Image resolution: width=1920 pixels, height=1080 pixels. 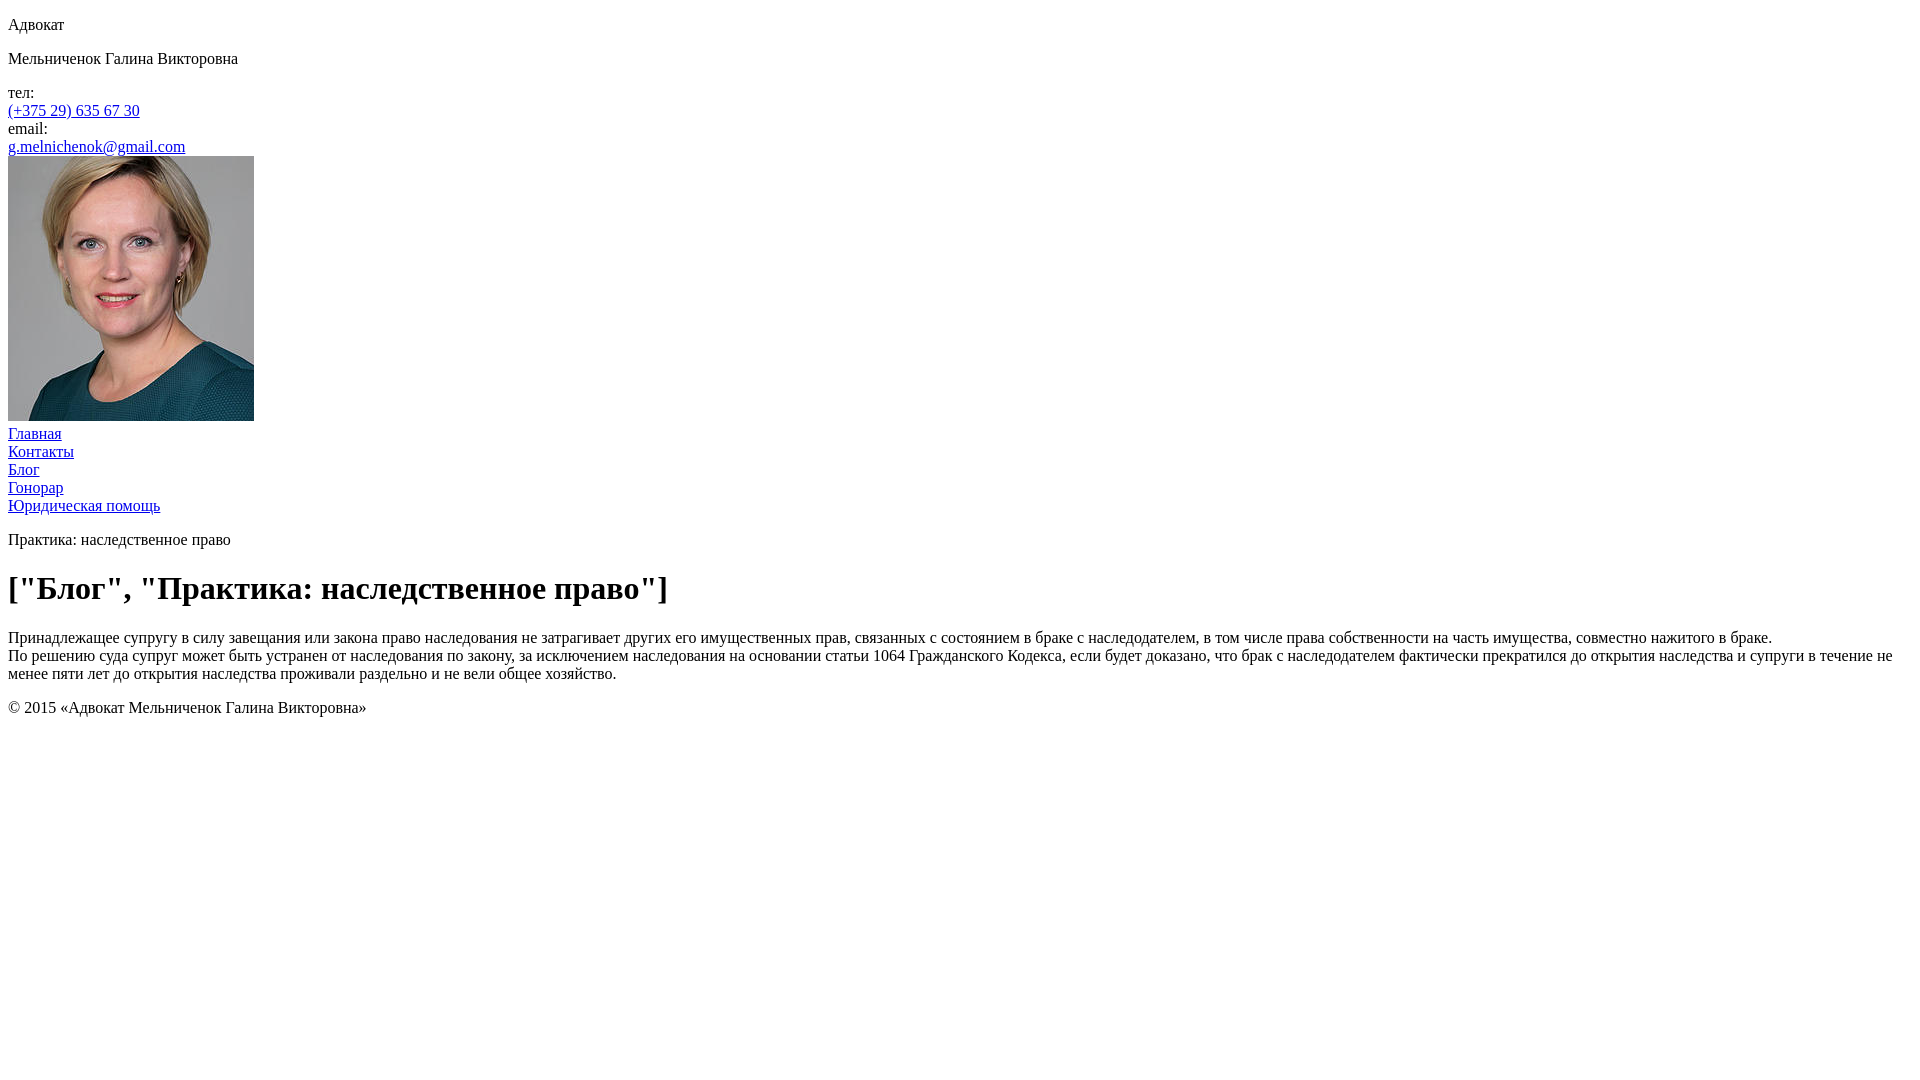 What do you see at coordinates (73, 110) in the screenshot?
I see `'(+375 29) 635 67 30'` at bounding box center [73, 110].